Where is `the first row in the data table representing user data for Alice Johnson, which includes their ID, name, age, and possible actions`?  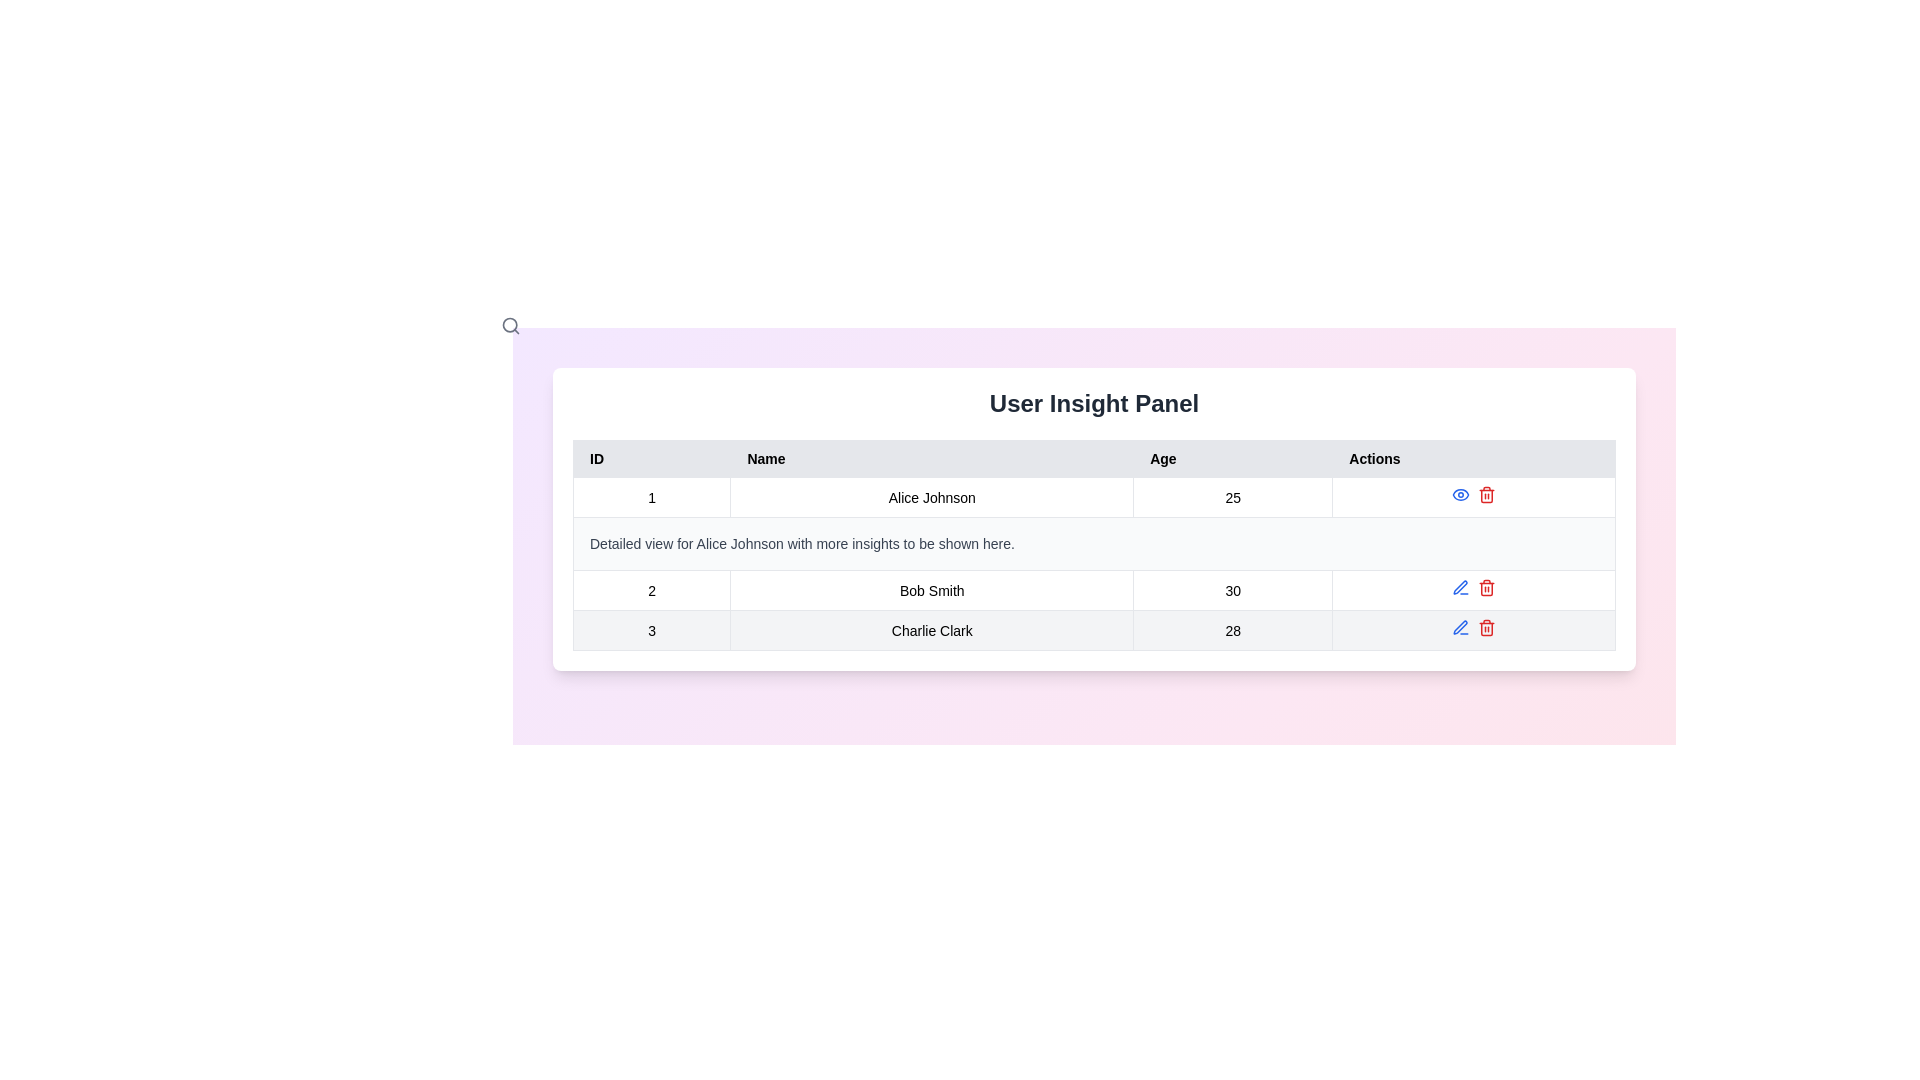 the first row in the data table representing user data for Alice Johnson, which includes their ID, name, age, and possible actions is located at coordinates (1093, 496).